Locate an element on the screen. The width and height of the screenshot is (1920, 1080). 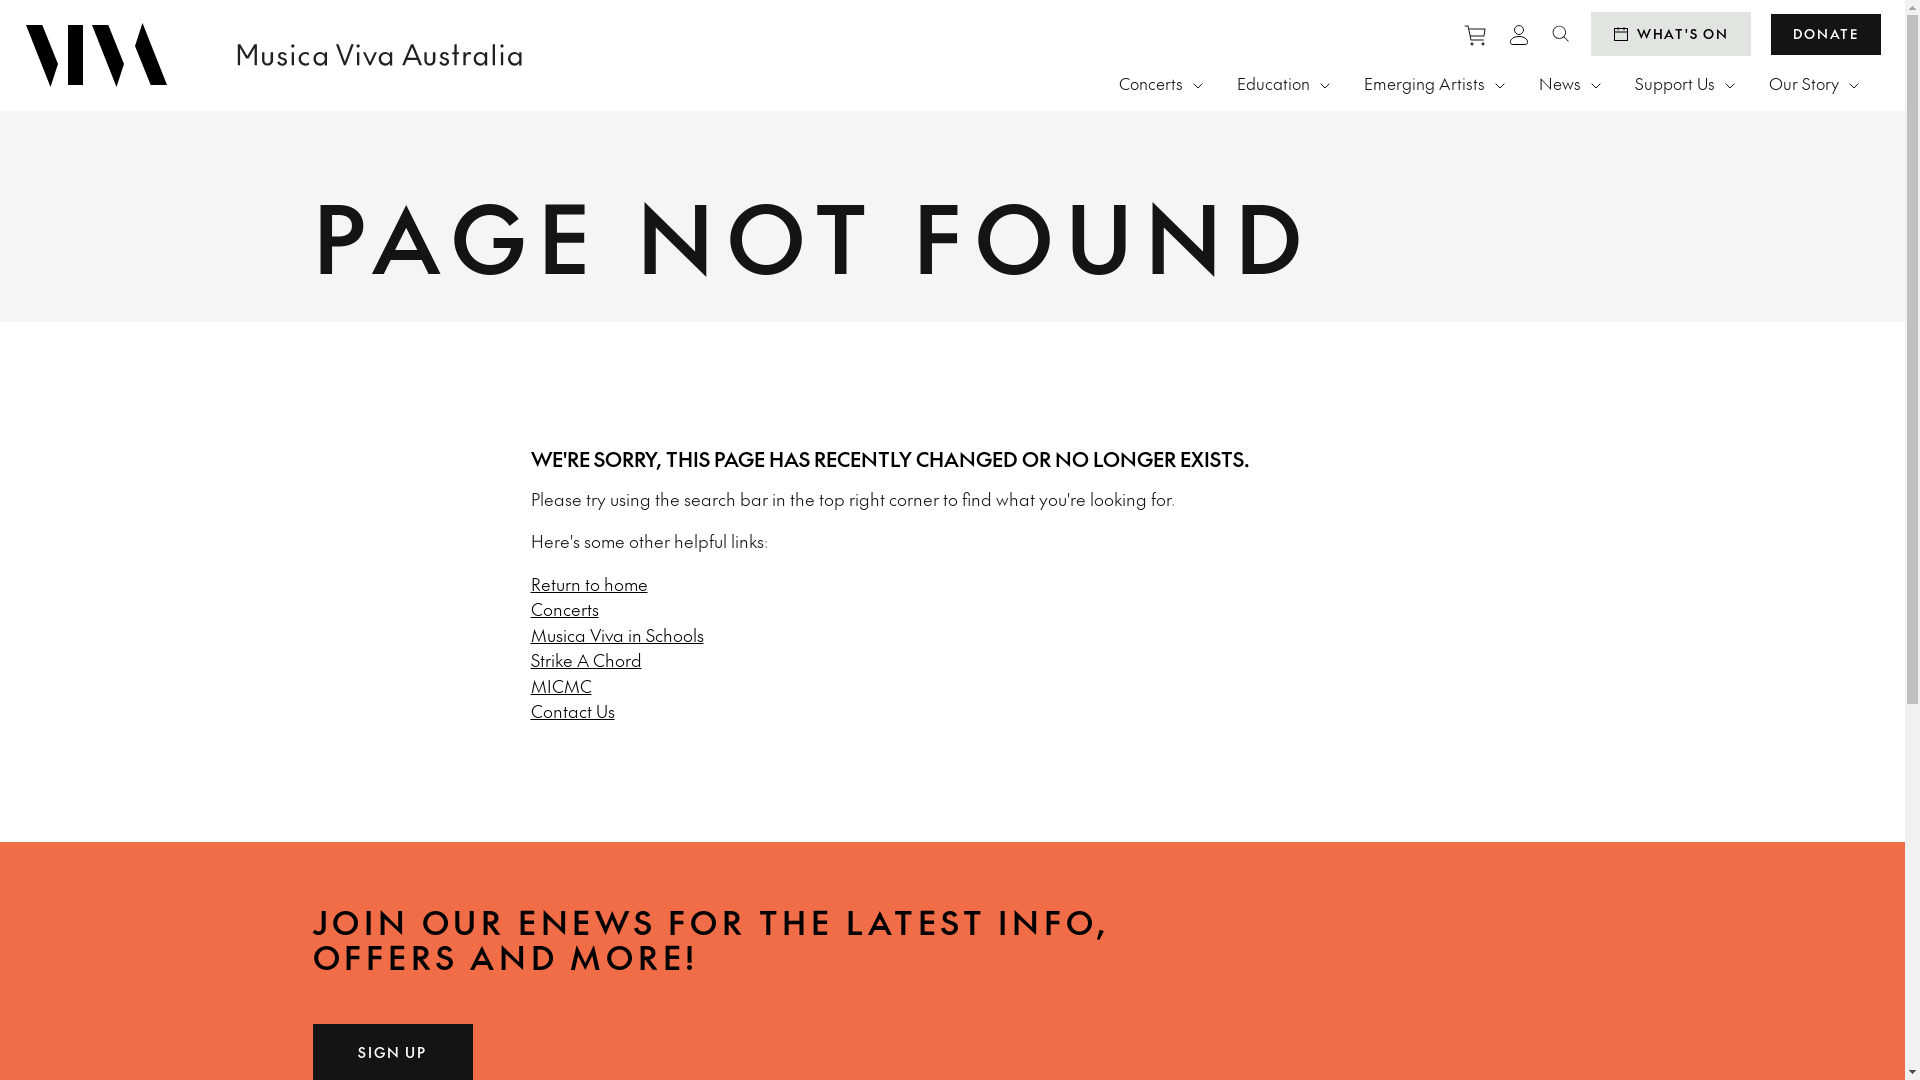
'WHAT'S ON' is located at coordinates (1670, 34).